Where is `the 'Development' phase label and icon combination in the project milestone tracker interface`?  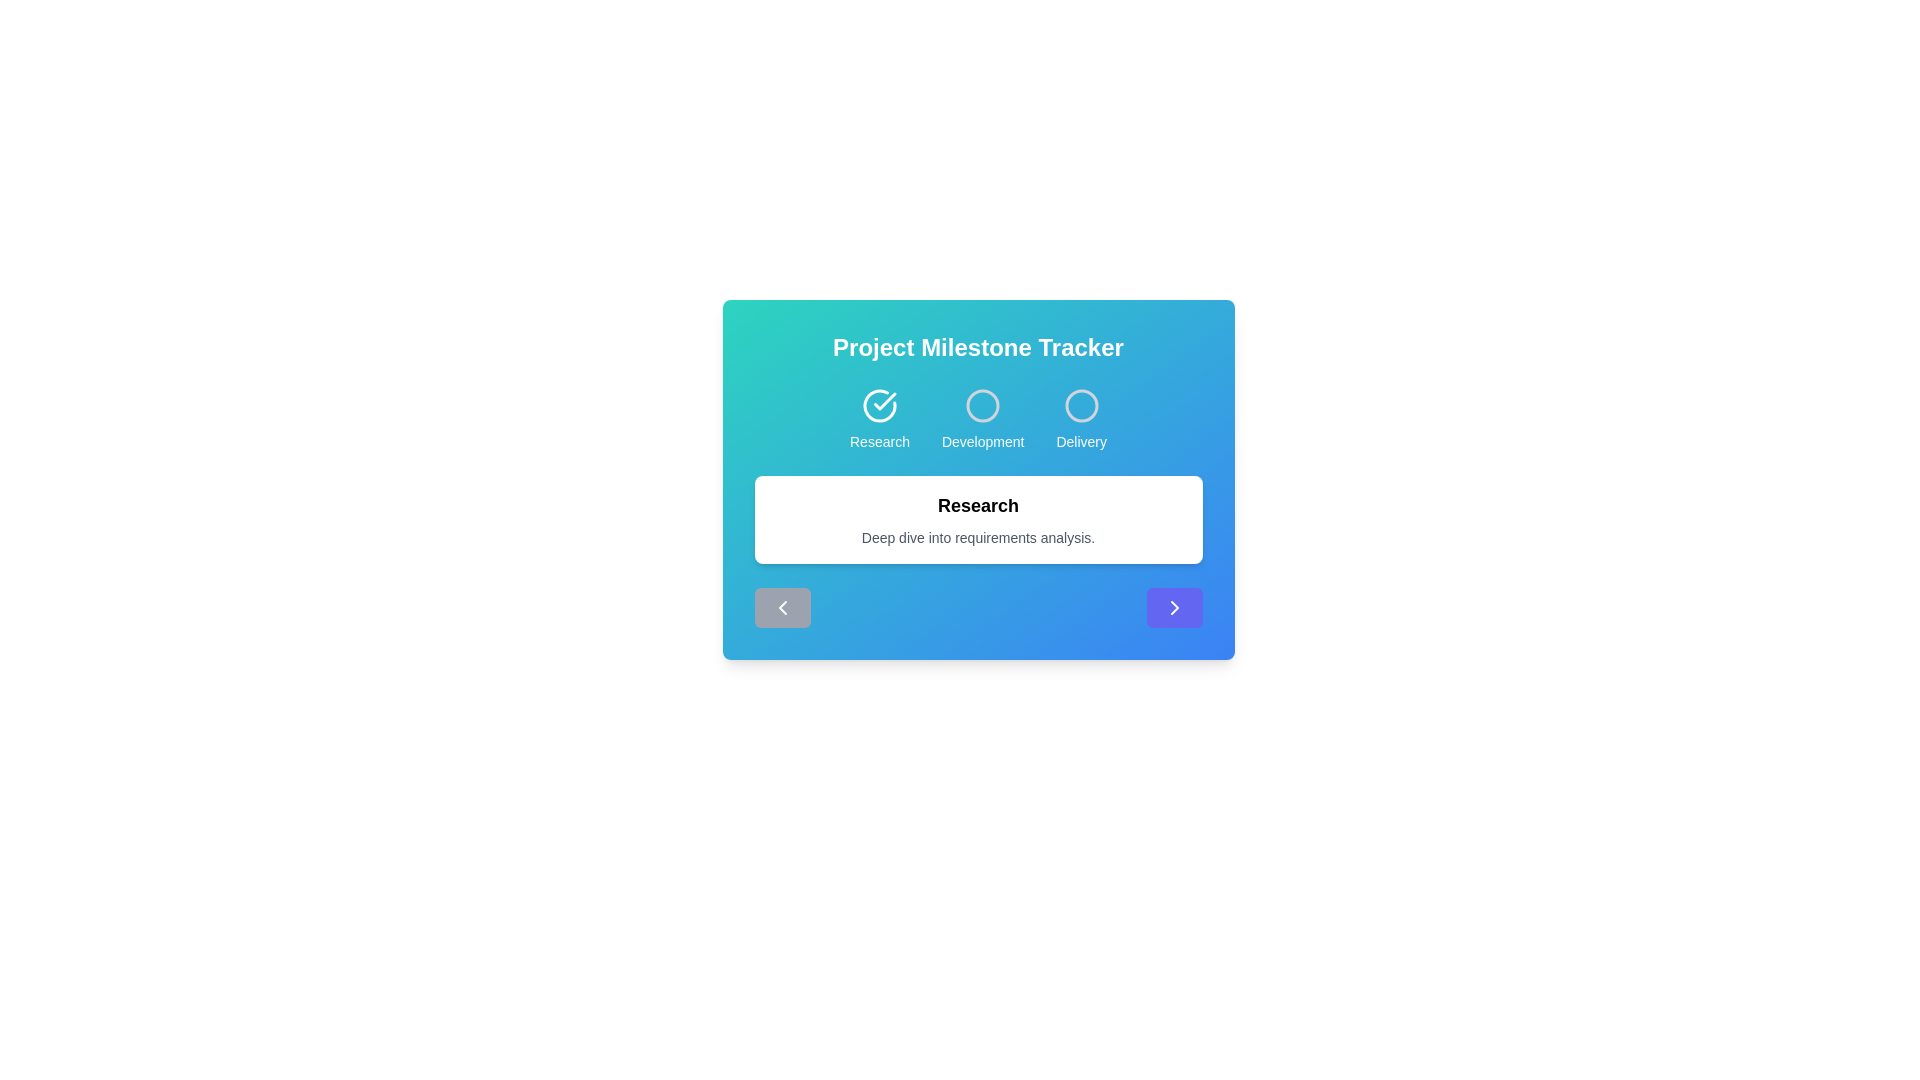
the 'Development' phase label and icon combination in the project milestone tracker interface is located at coordinates (983, 419).